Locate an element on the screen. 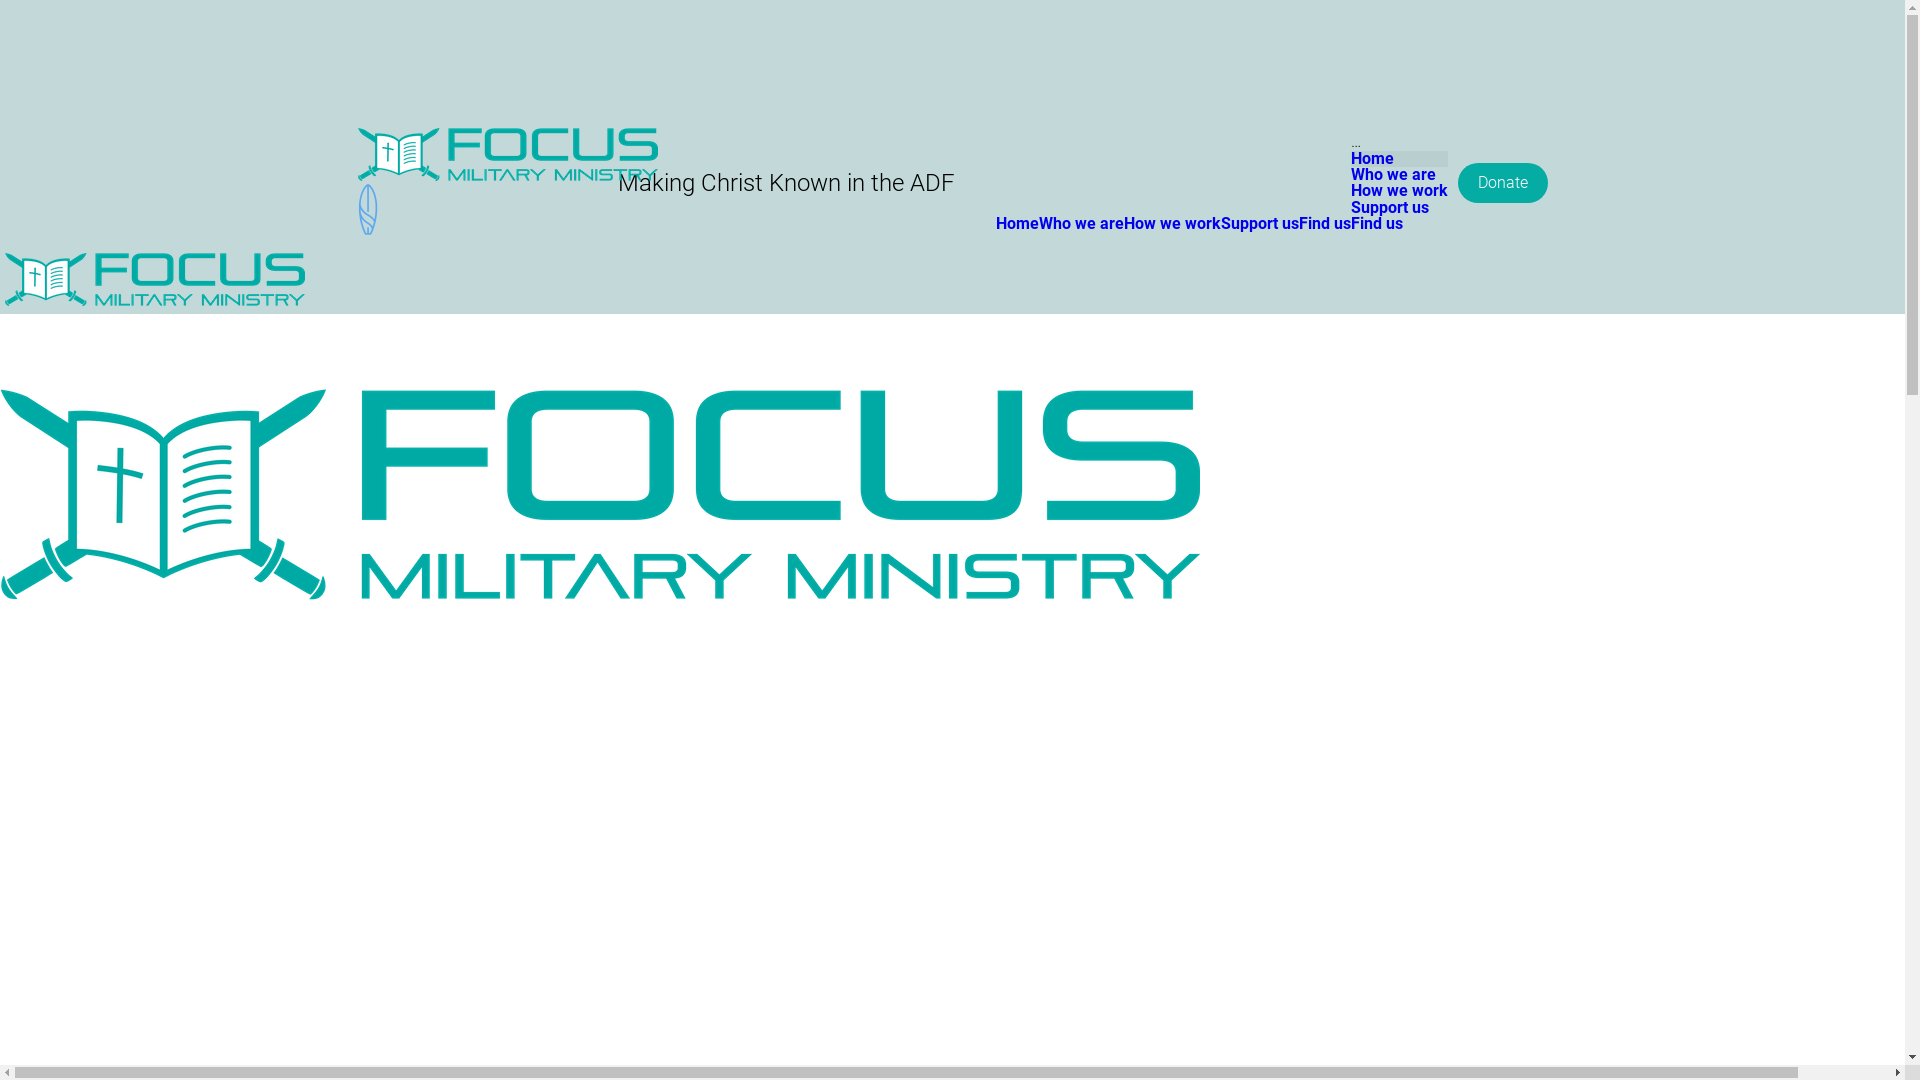 The width and height of the screenshot is (1920, 1080). 'Donate' is located at coordinates (1458, 182).